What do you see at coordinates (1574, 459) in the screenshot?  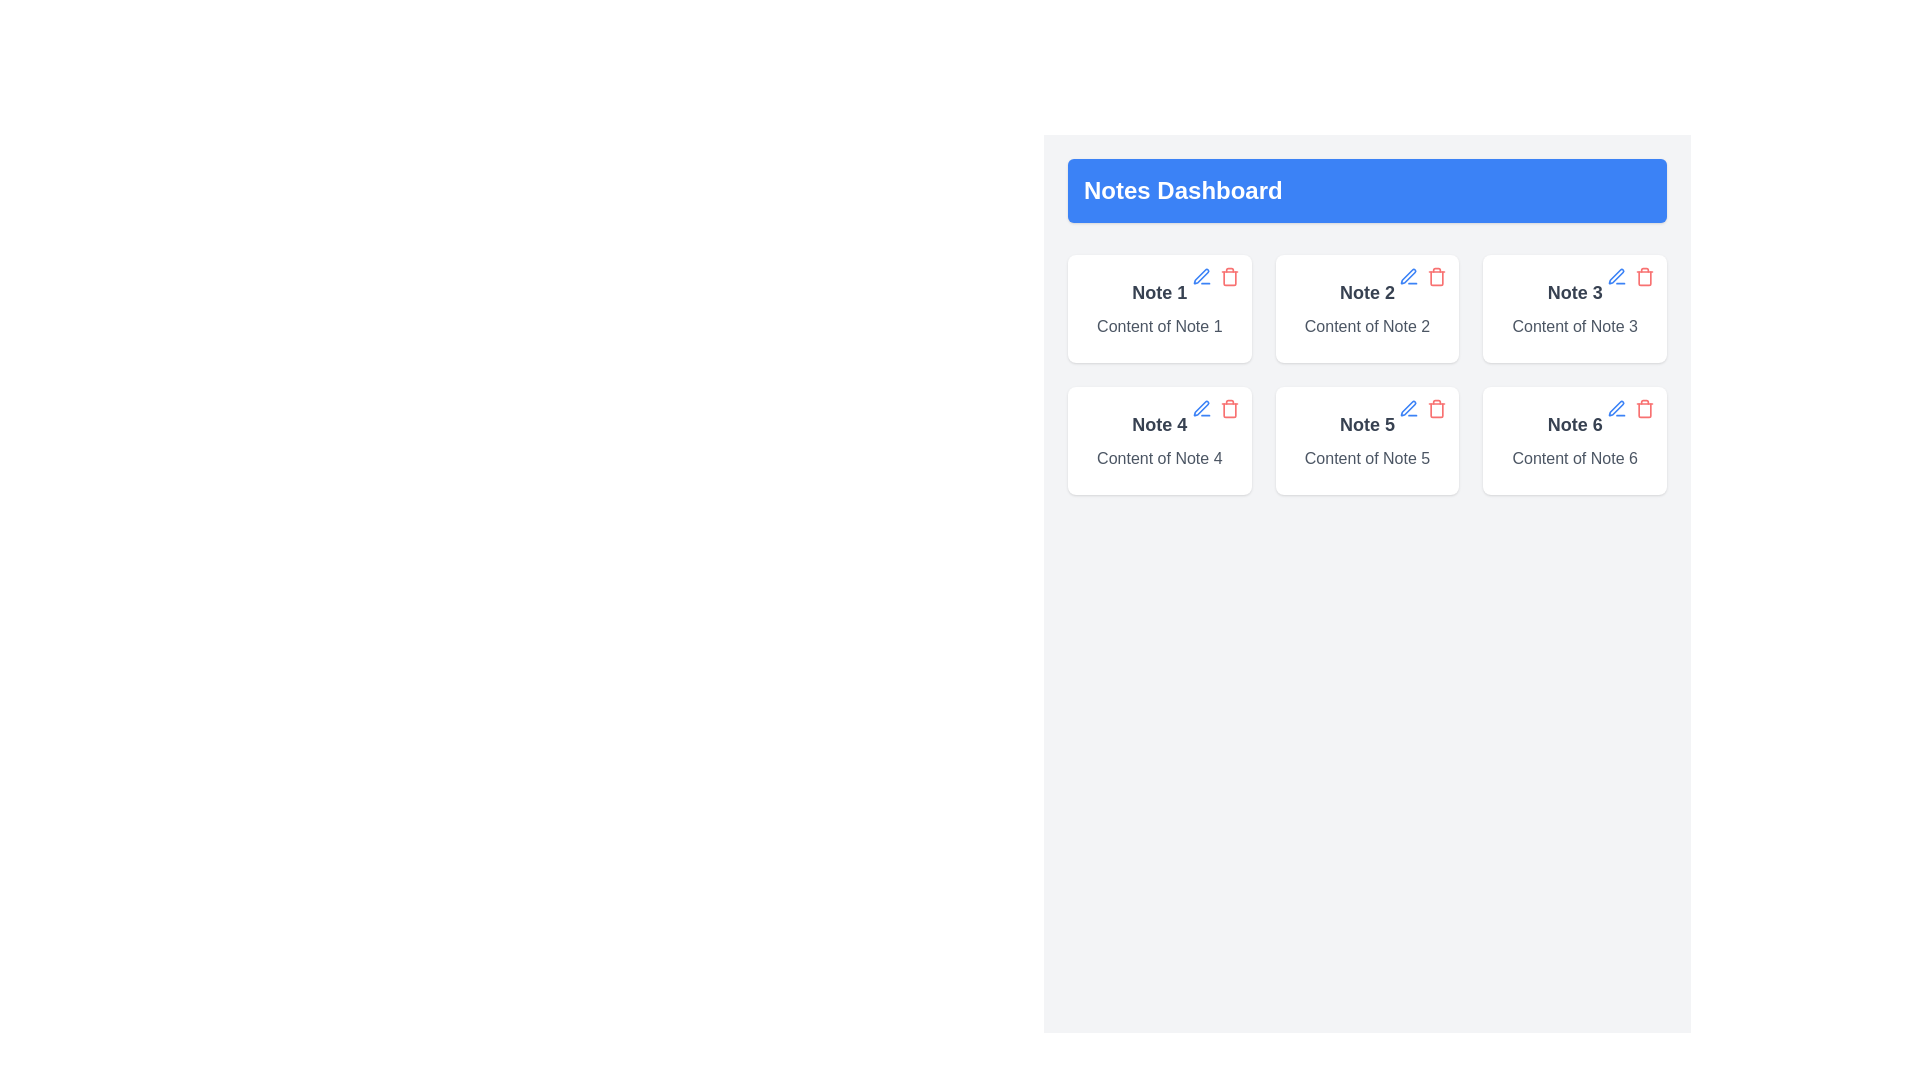 I see `the text label displaying the content description of 'Note 6', positioned centrally below the title in the Notes Dashboard` at bounding box center [1574, 459].